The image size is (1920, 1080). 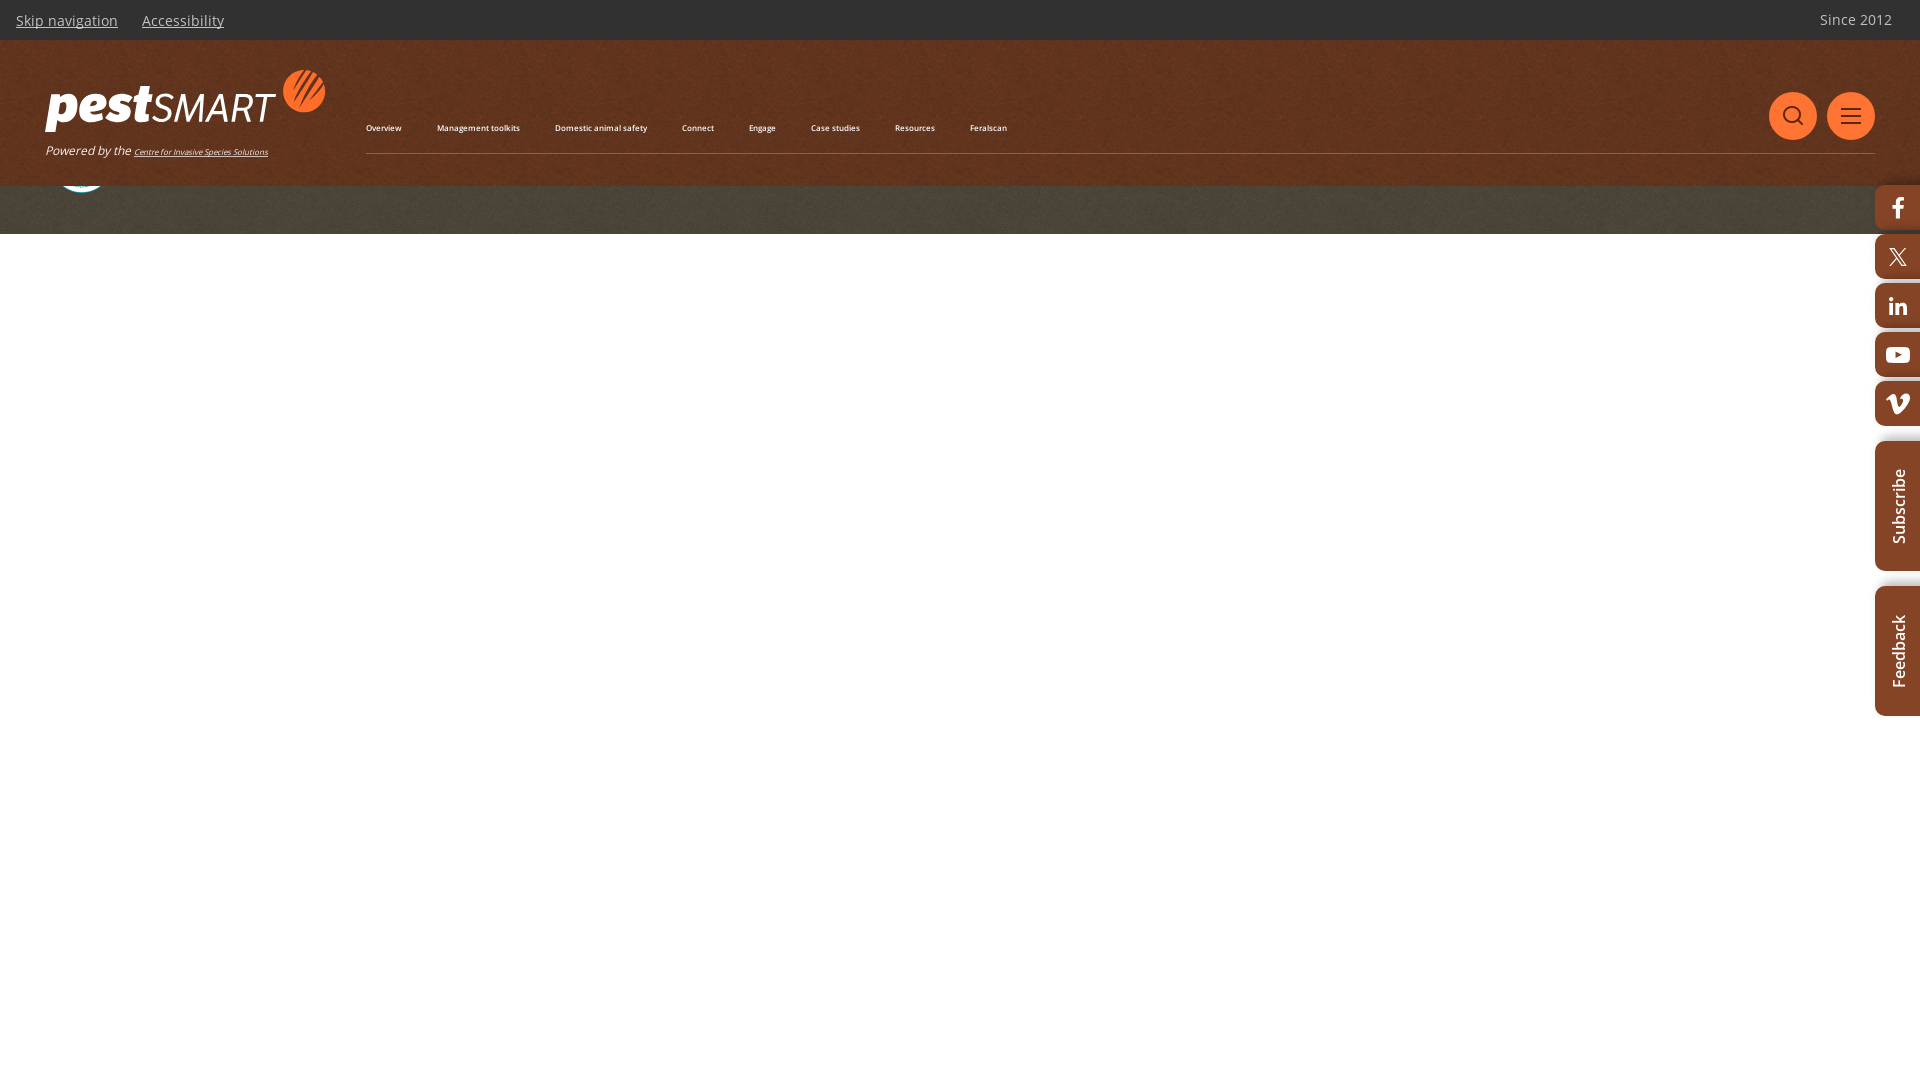 I want to click on 'Menu', so click(x=1850, y=115).